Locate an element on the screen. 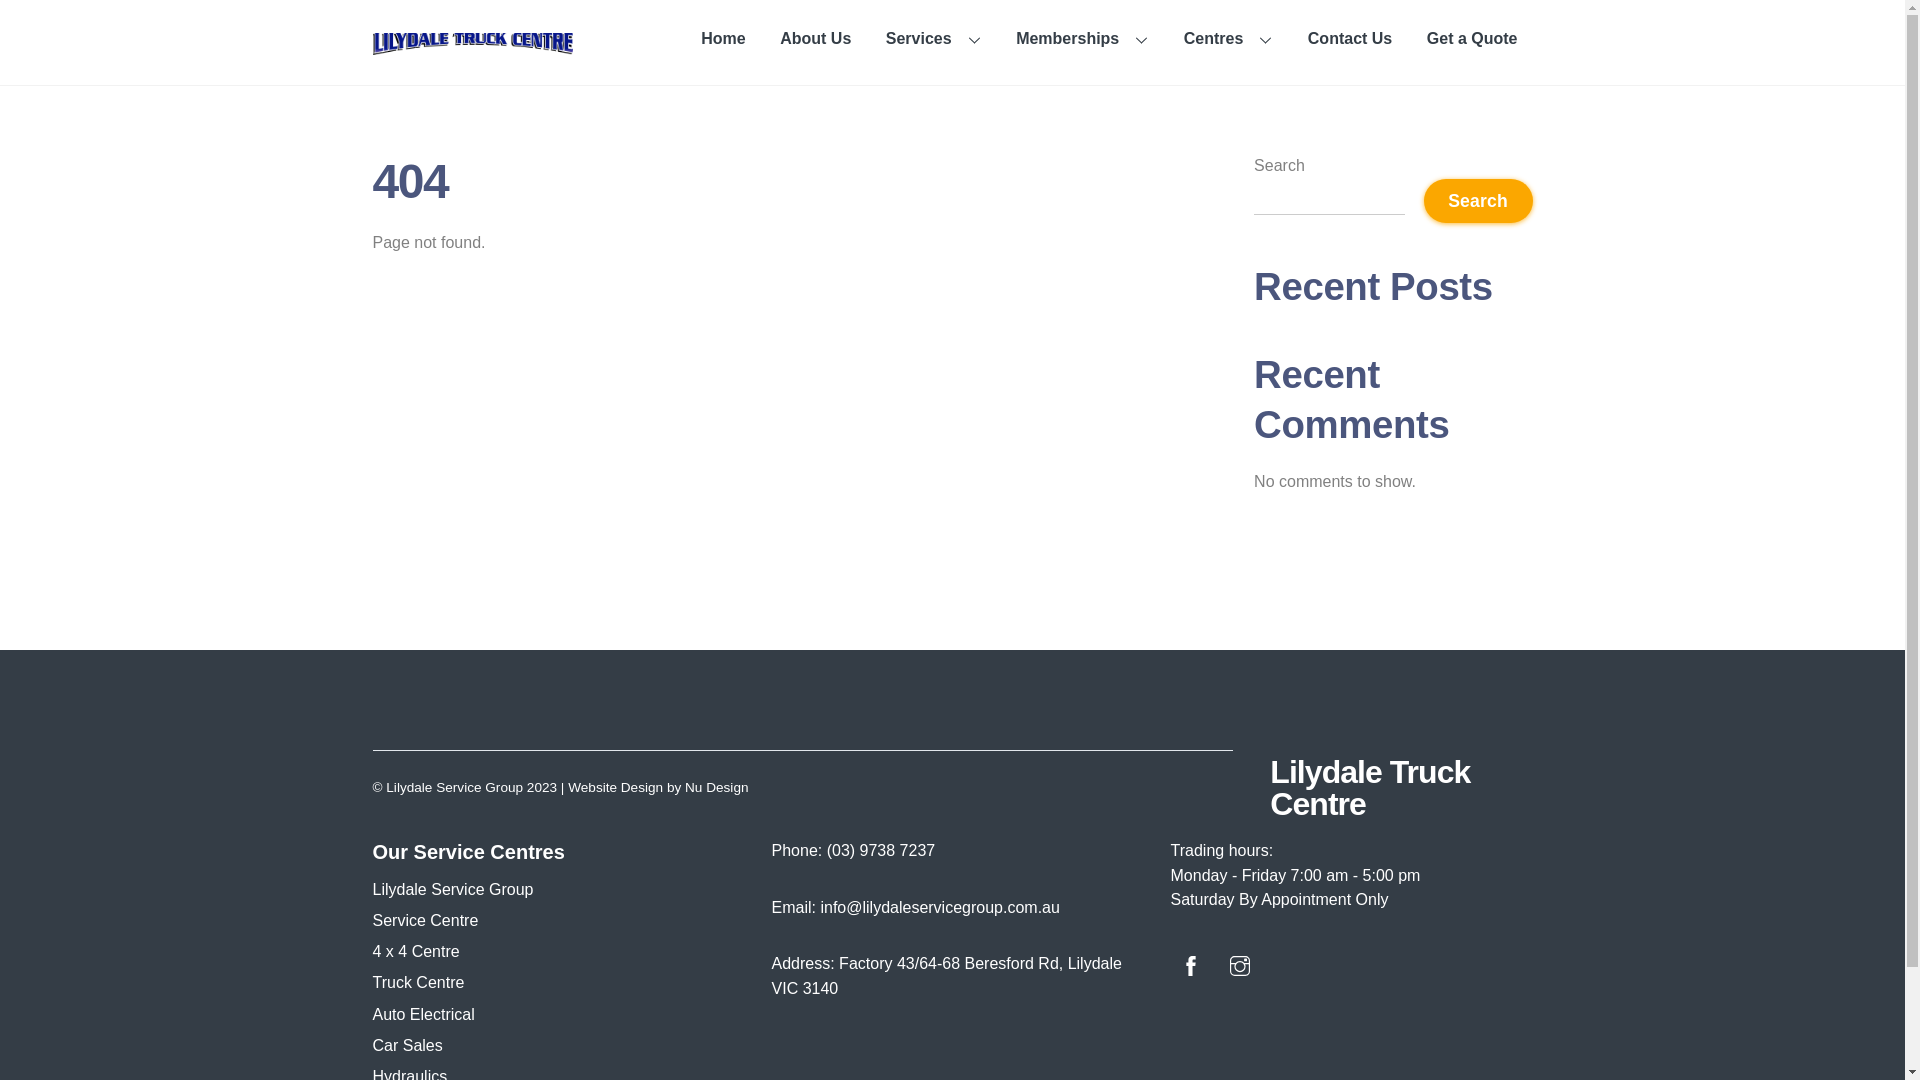 The width and height of the screenshot is (1920, 1080). 'Memberships' is located at coordinates (1001, 38).